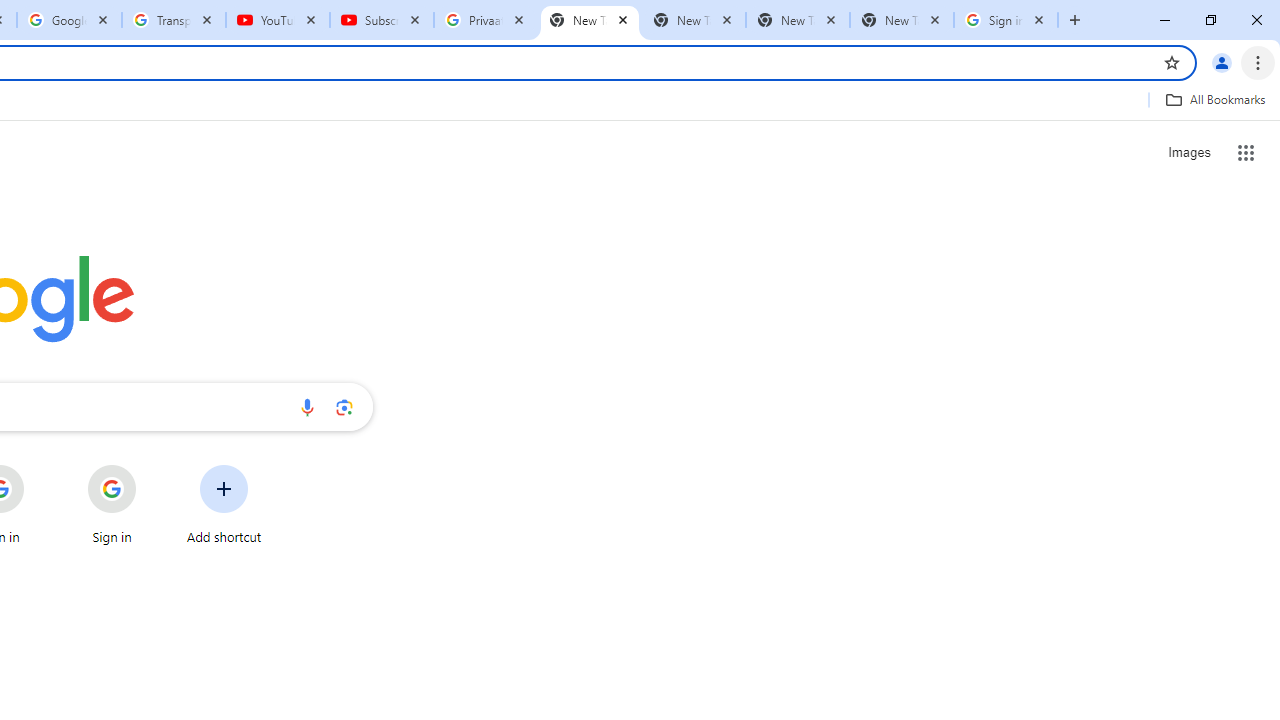 This screenshot has width=1280, height=720. Describe the element at coordinates (69, 20) in the screenshot. I see `'Google Account'` at that location.